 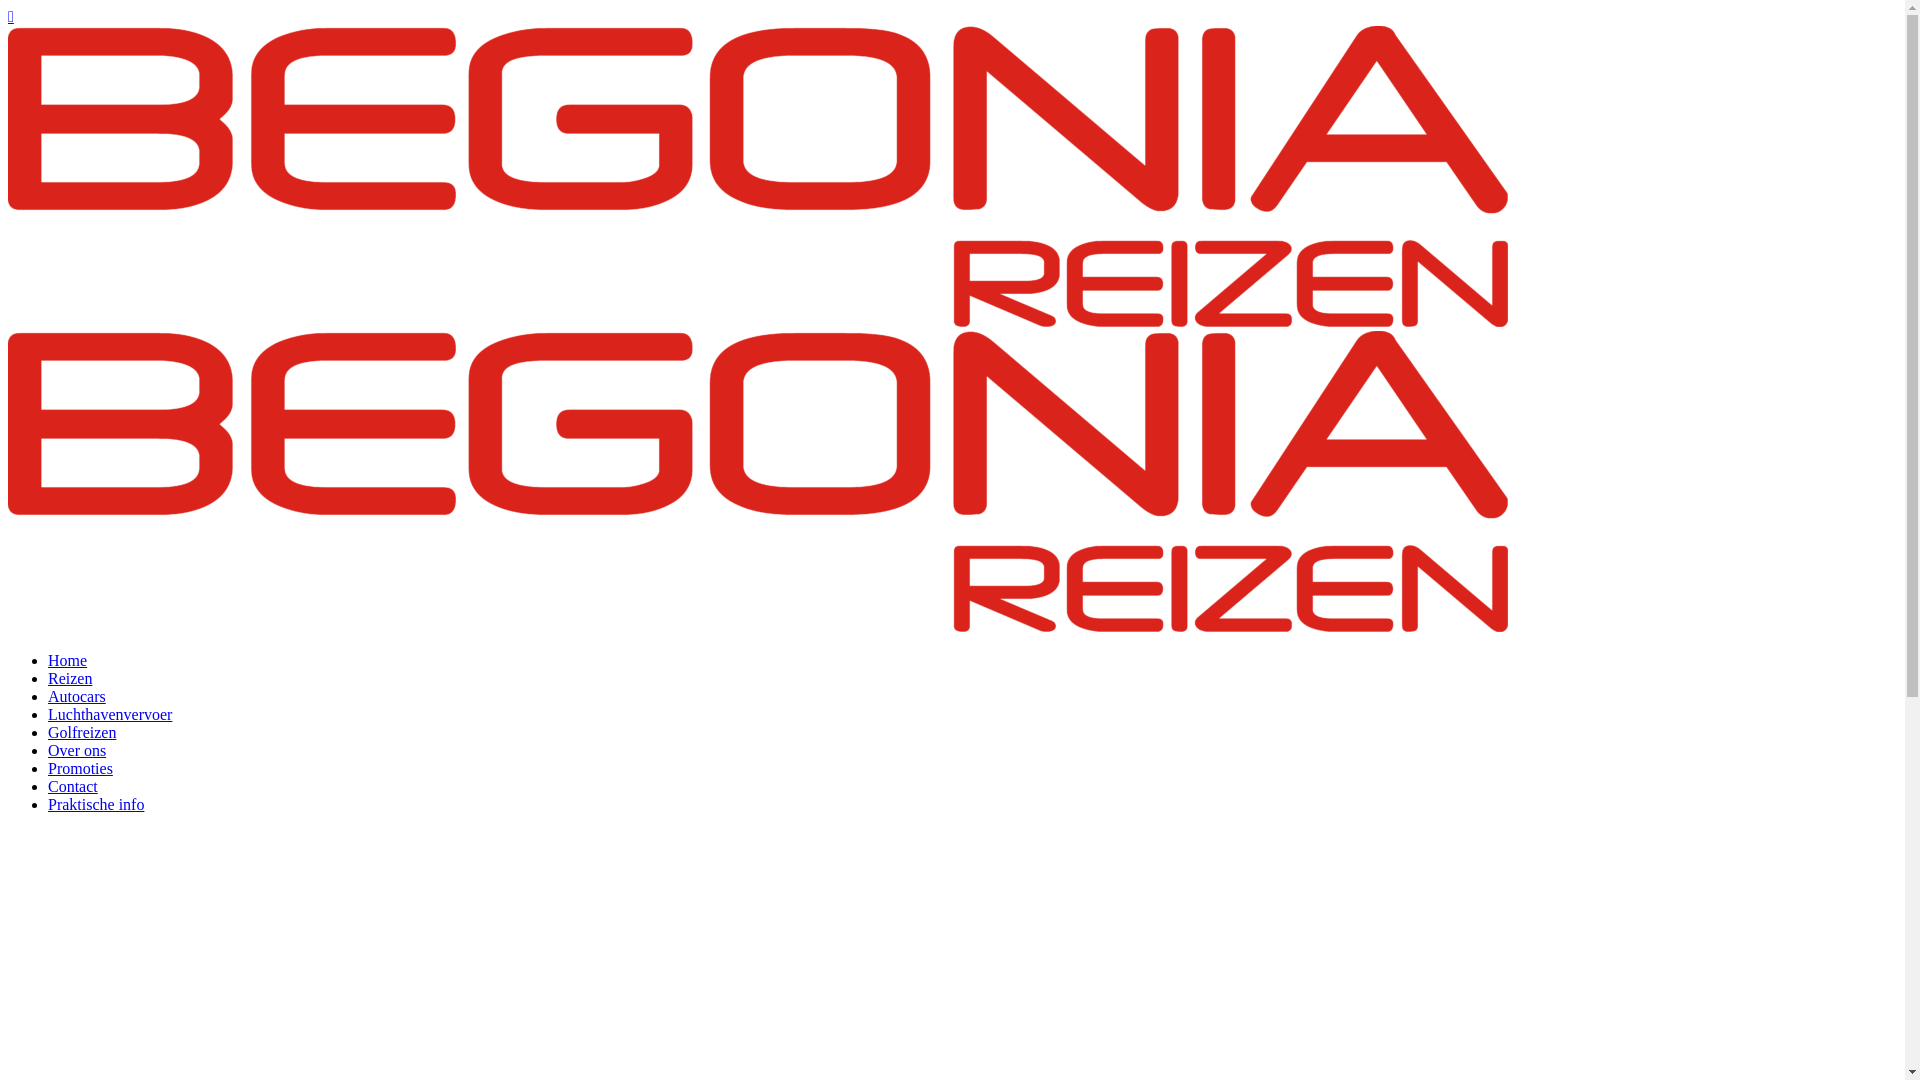 What do you see at coordinates (70, 677) in the screenshot?
I see `'Reizen'` at bounding box center [70, 677].